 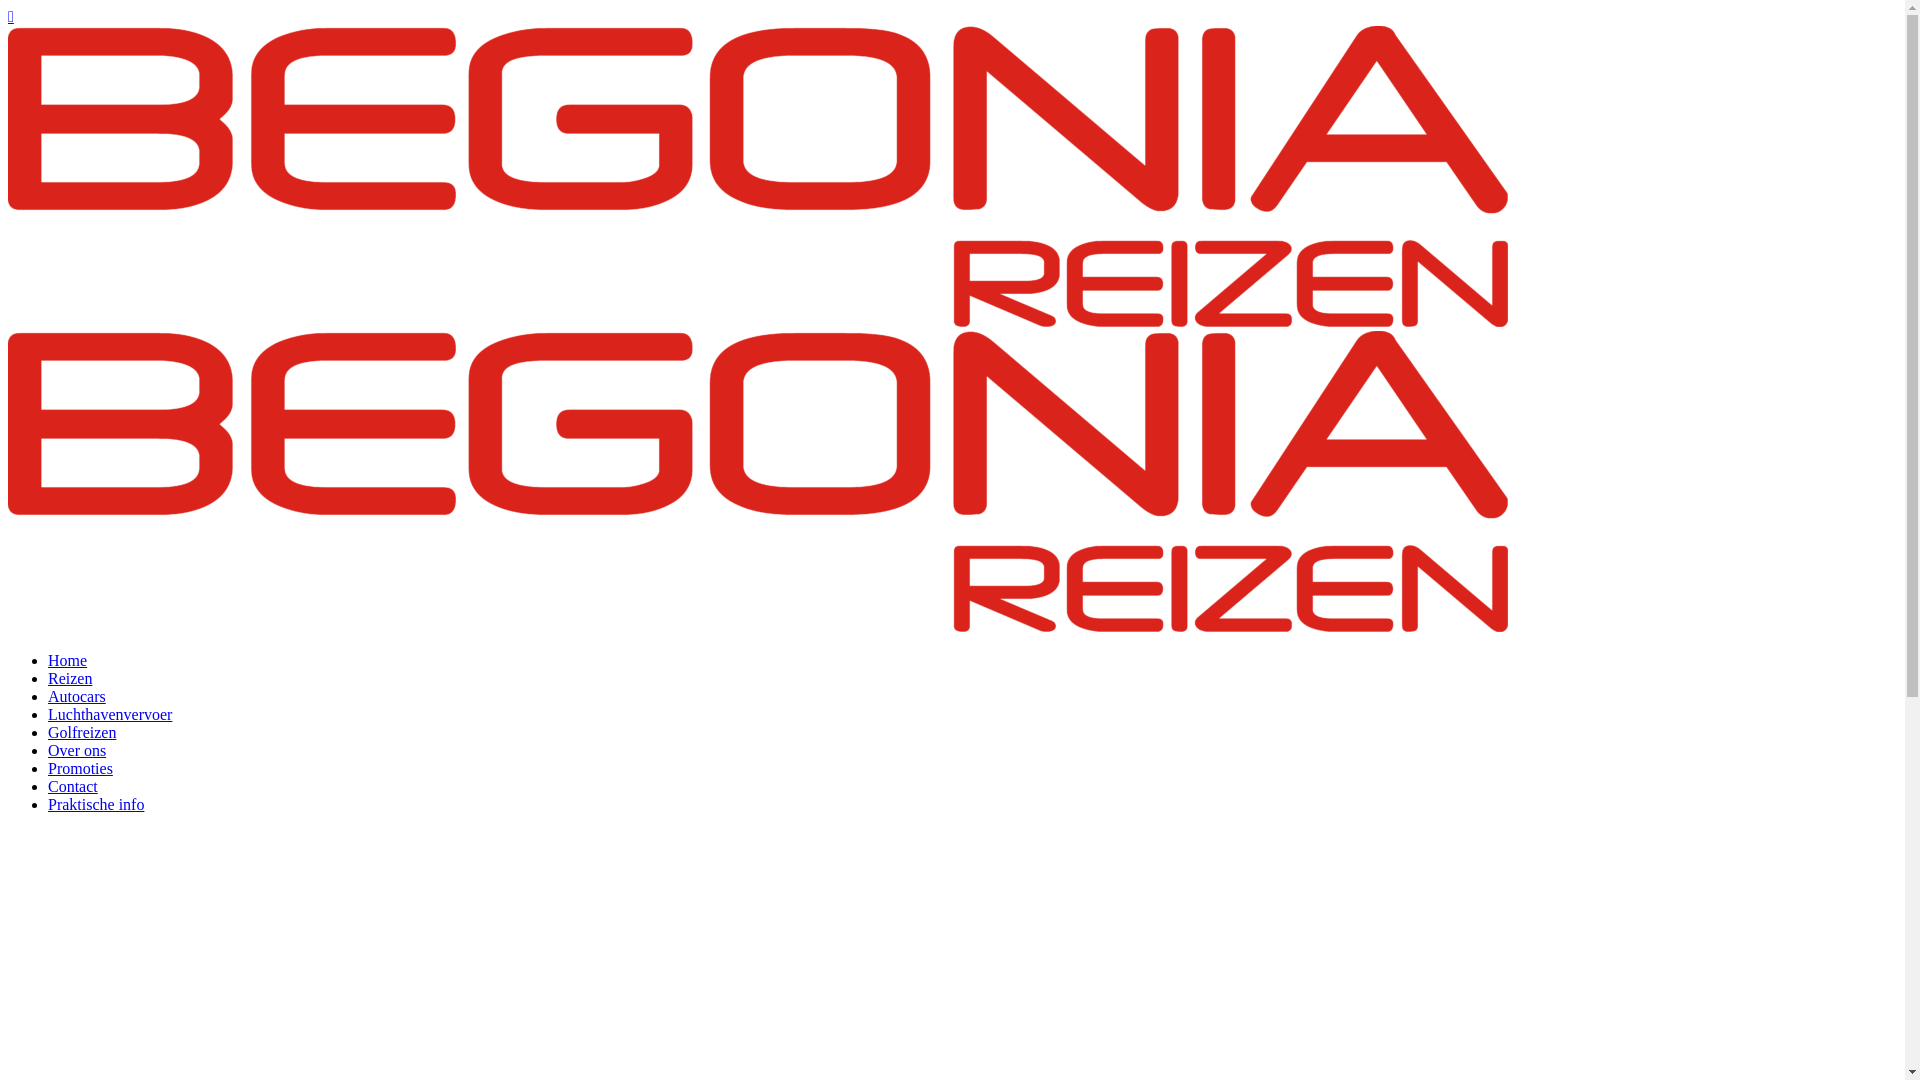 What do you see at coordinates (70, 677) in the screenshot?
I see `'Reizen'` at bounding box center [70, 677].